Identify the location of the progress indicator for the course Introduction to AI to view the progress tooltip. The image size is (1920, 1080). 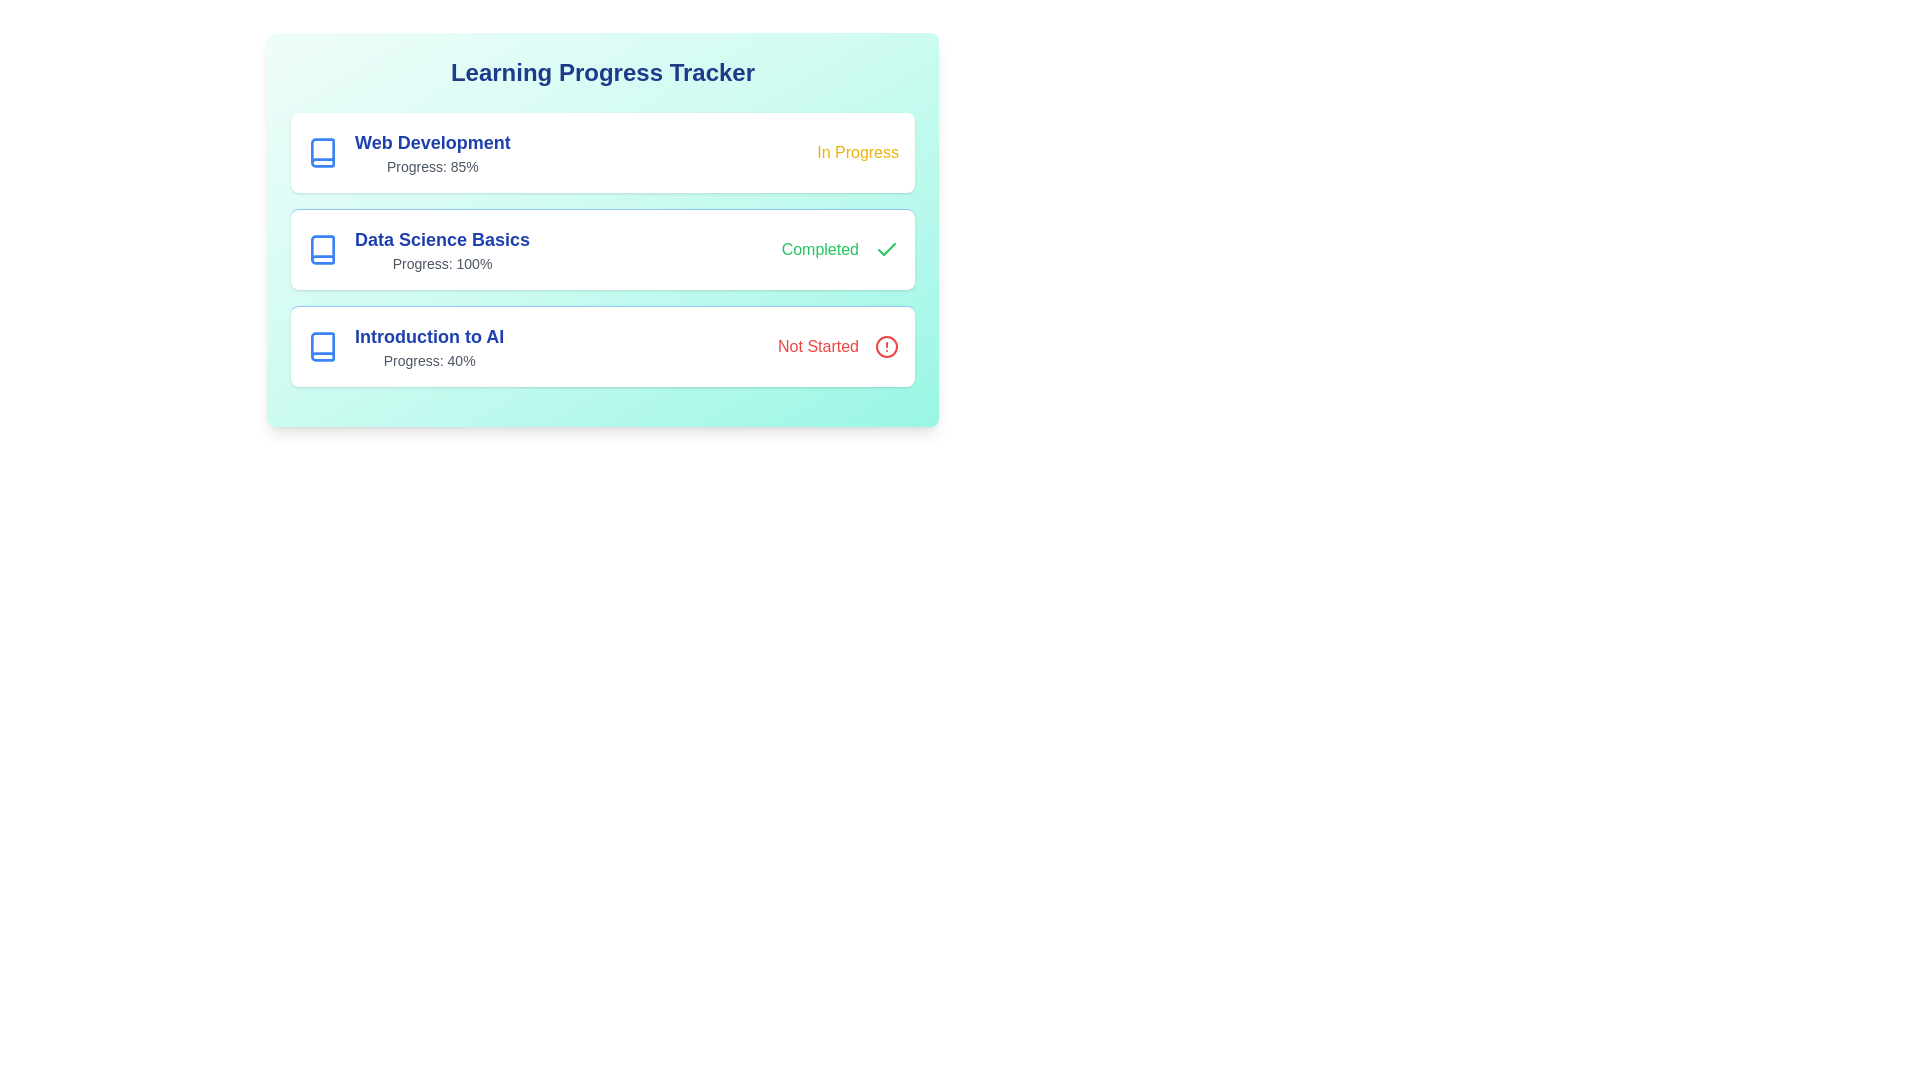
(403, 346).